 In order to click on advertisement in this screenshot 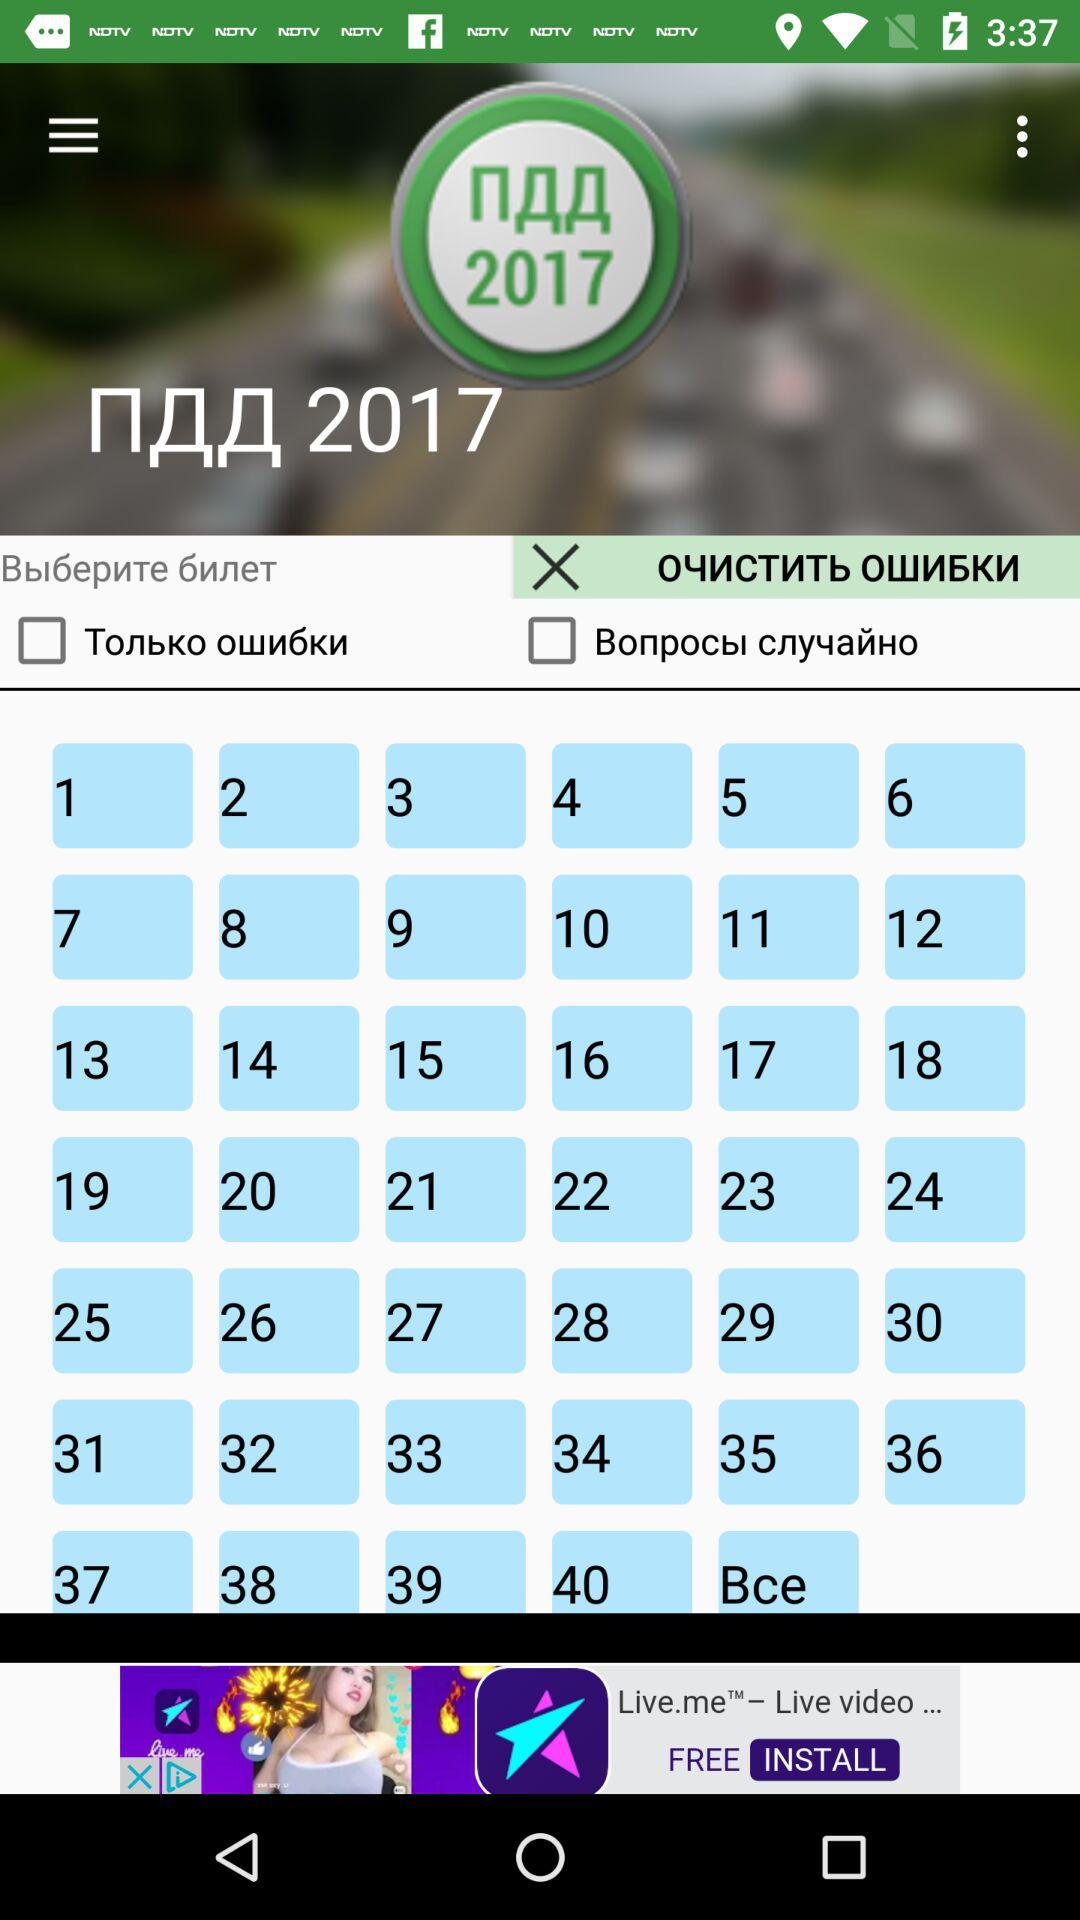, I will do `click(540, 1727)`.